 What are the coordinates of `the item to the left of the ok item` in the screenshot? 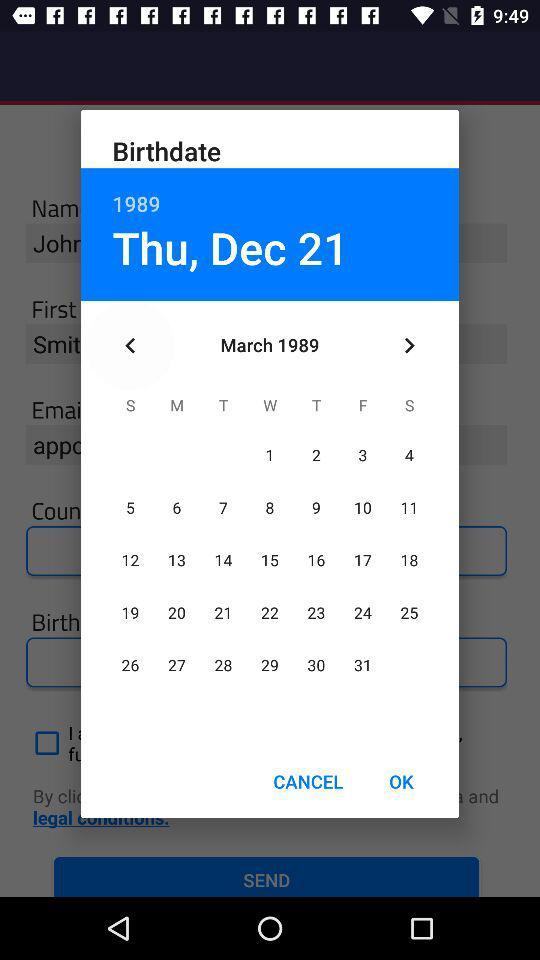 It's located at (308, 781).